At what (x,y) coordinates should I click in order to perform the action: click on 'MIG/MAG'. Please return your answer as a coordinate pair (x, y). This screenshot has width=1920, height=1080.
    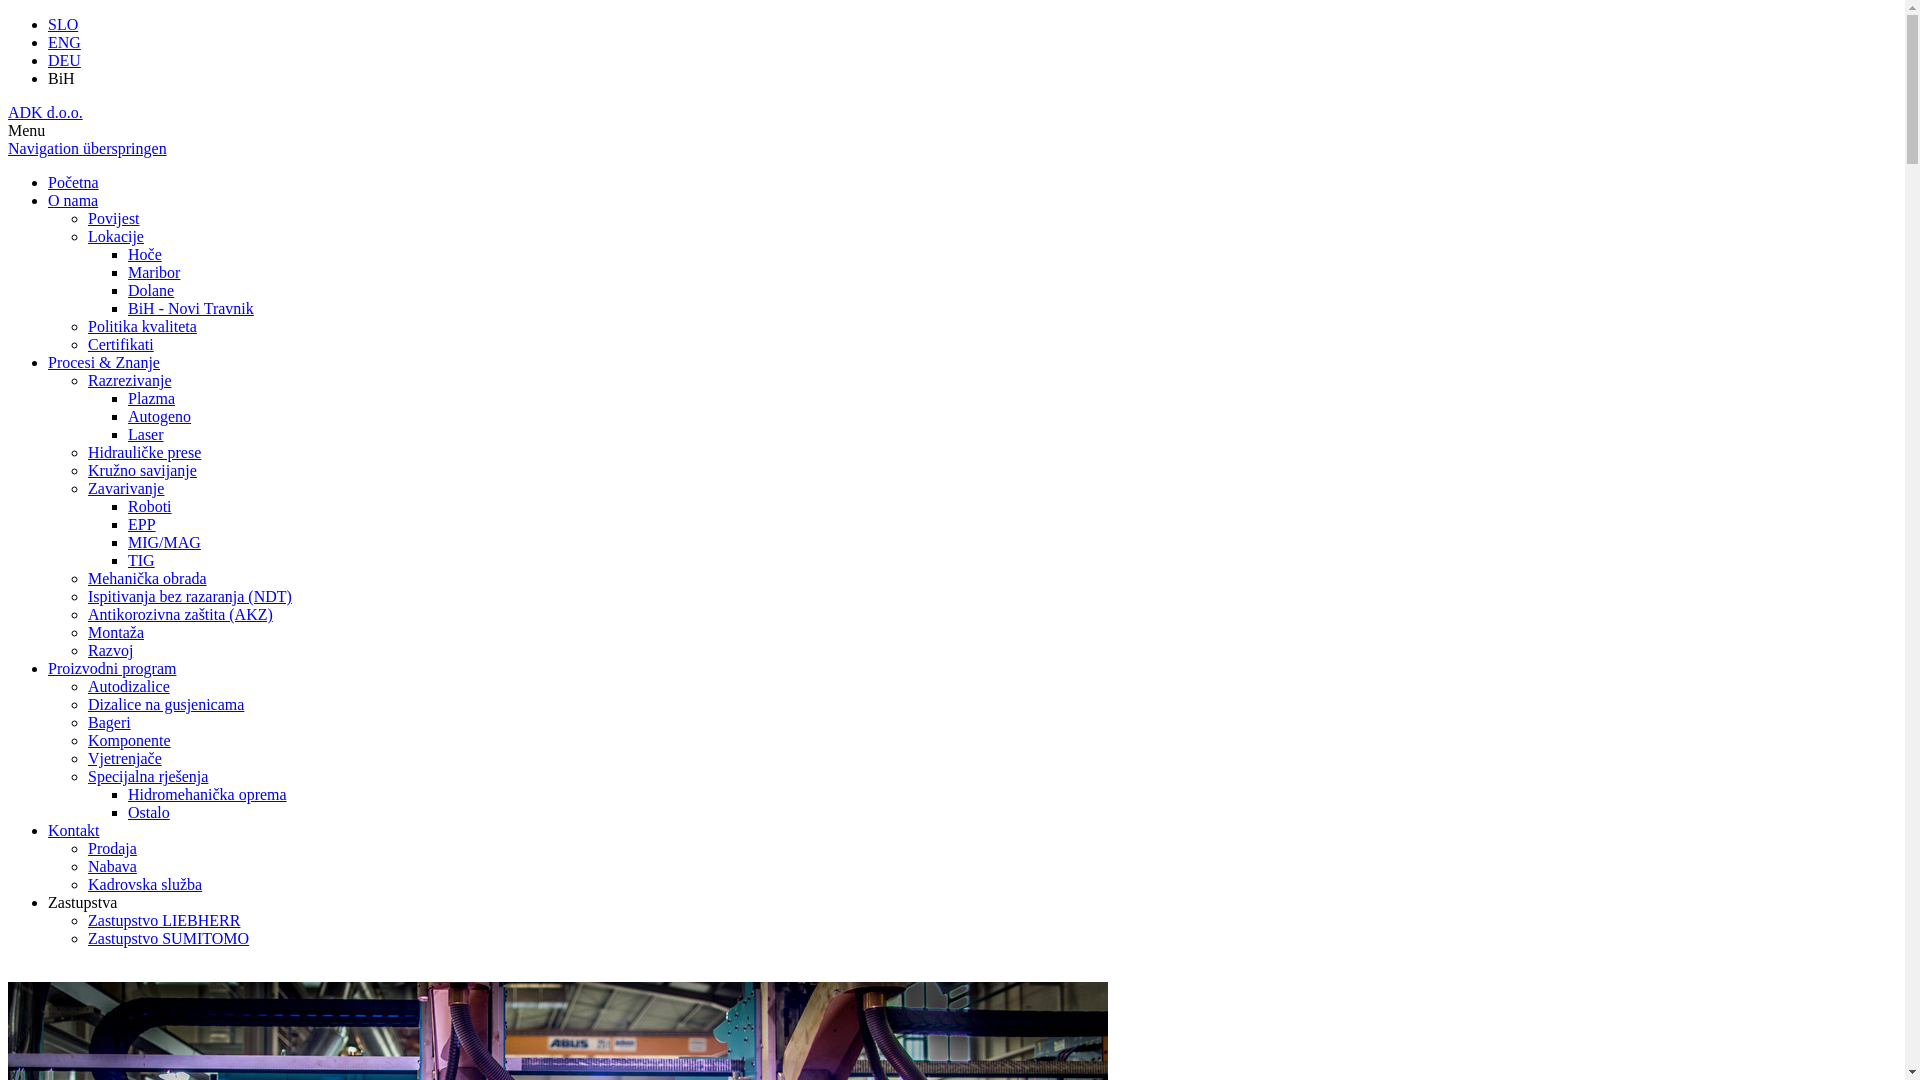
    Looking at the image, I should click on (164, 542).